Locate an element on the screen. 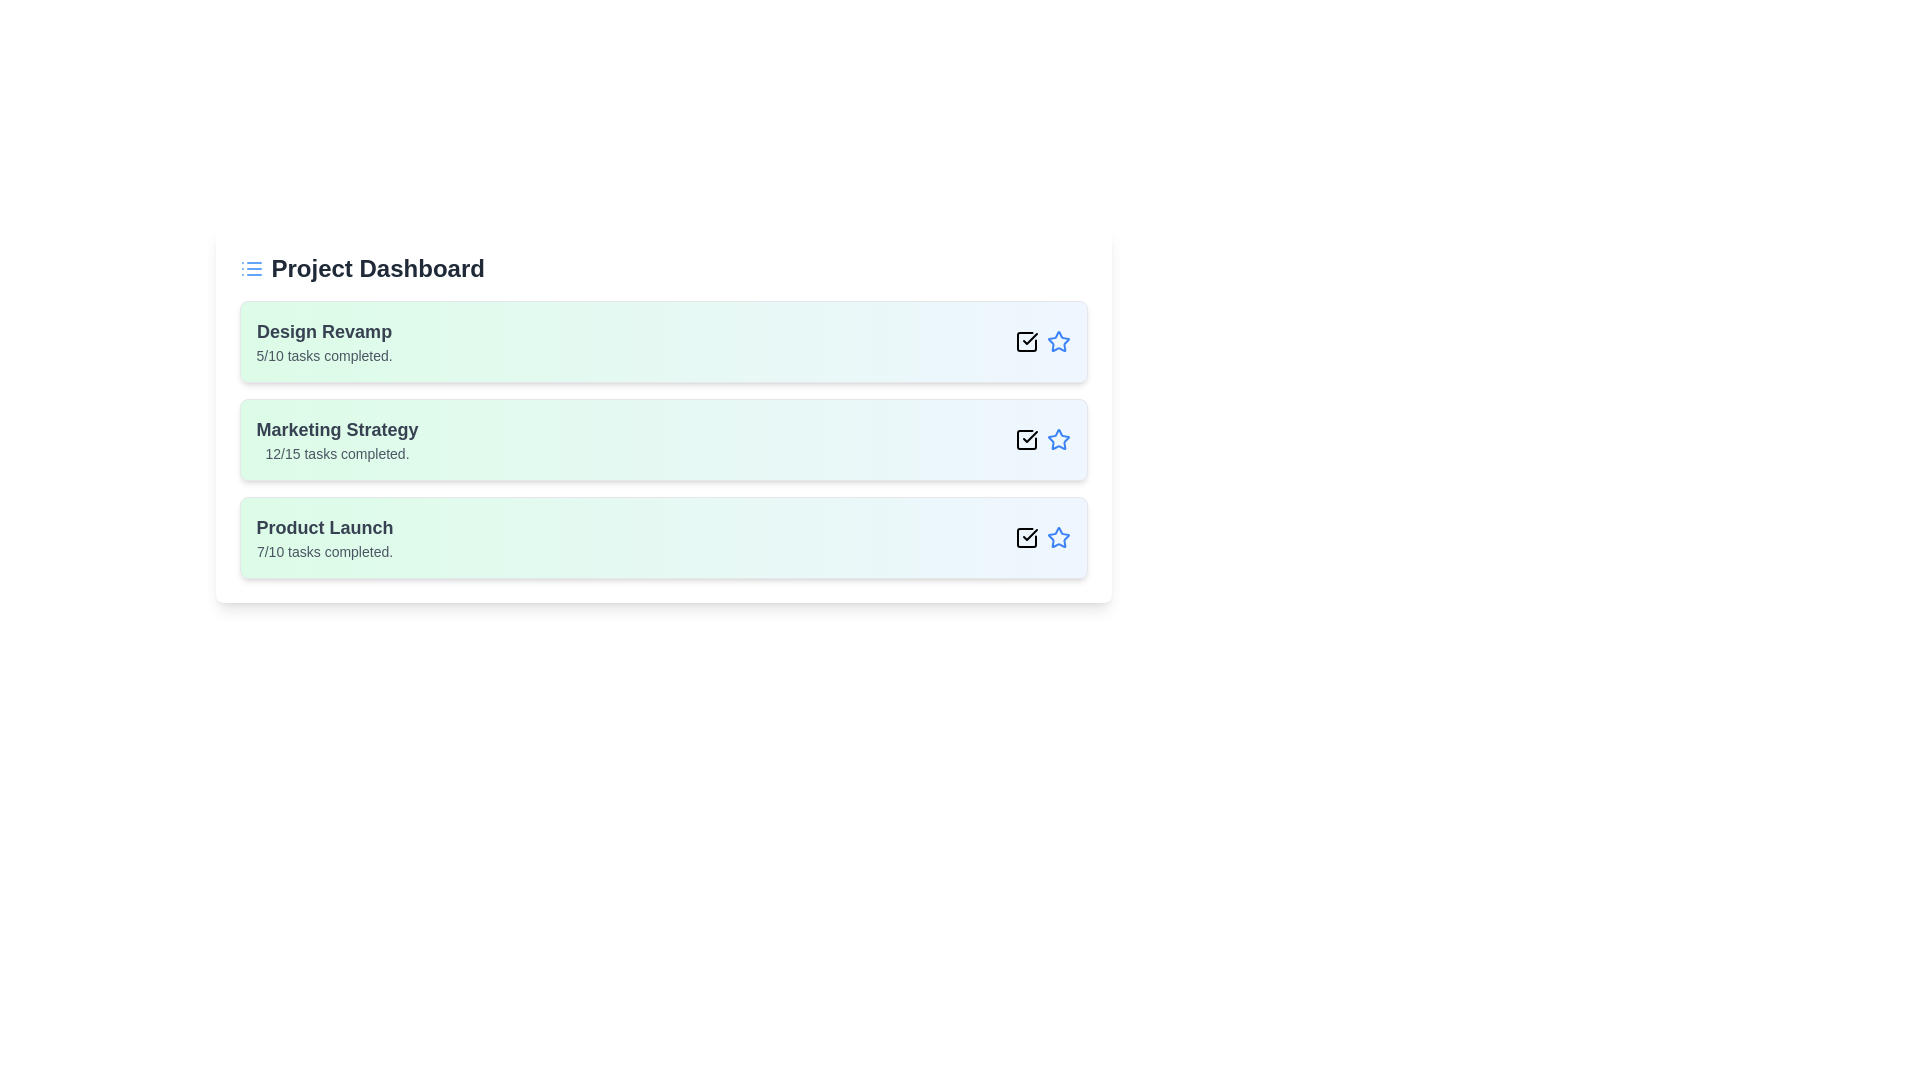  the checkbox icon for the project Design Revamp to toggle its completion status is located at coordinates (1026, 341).